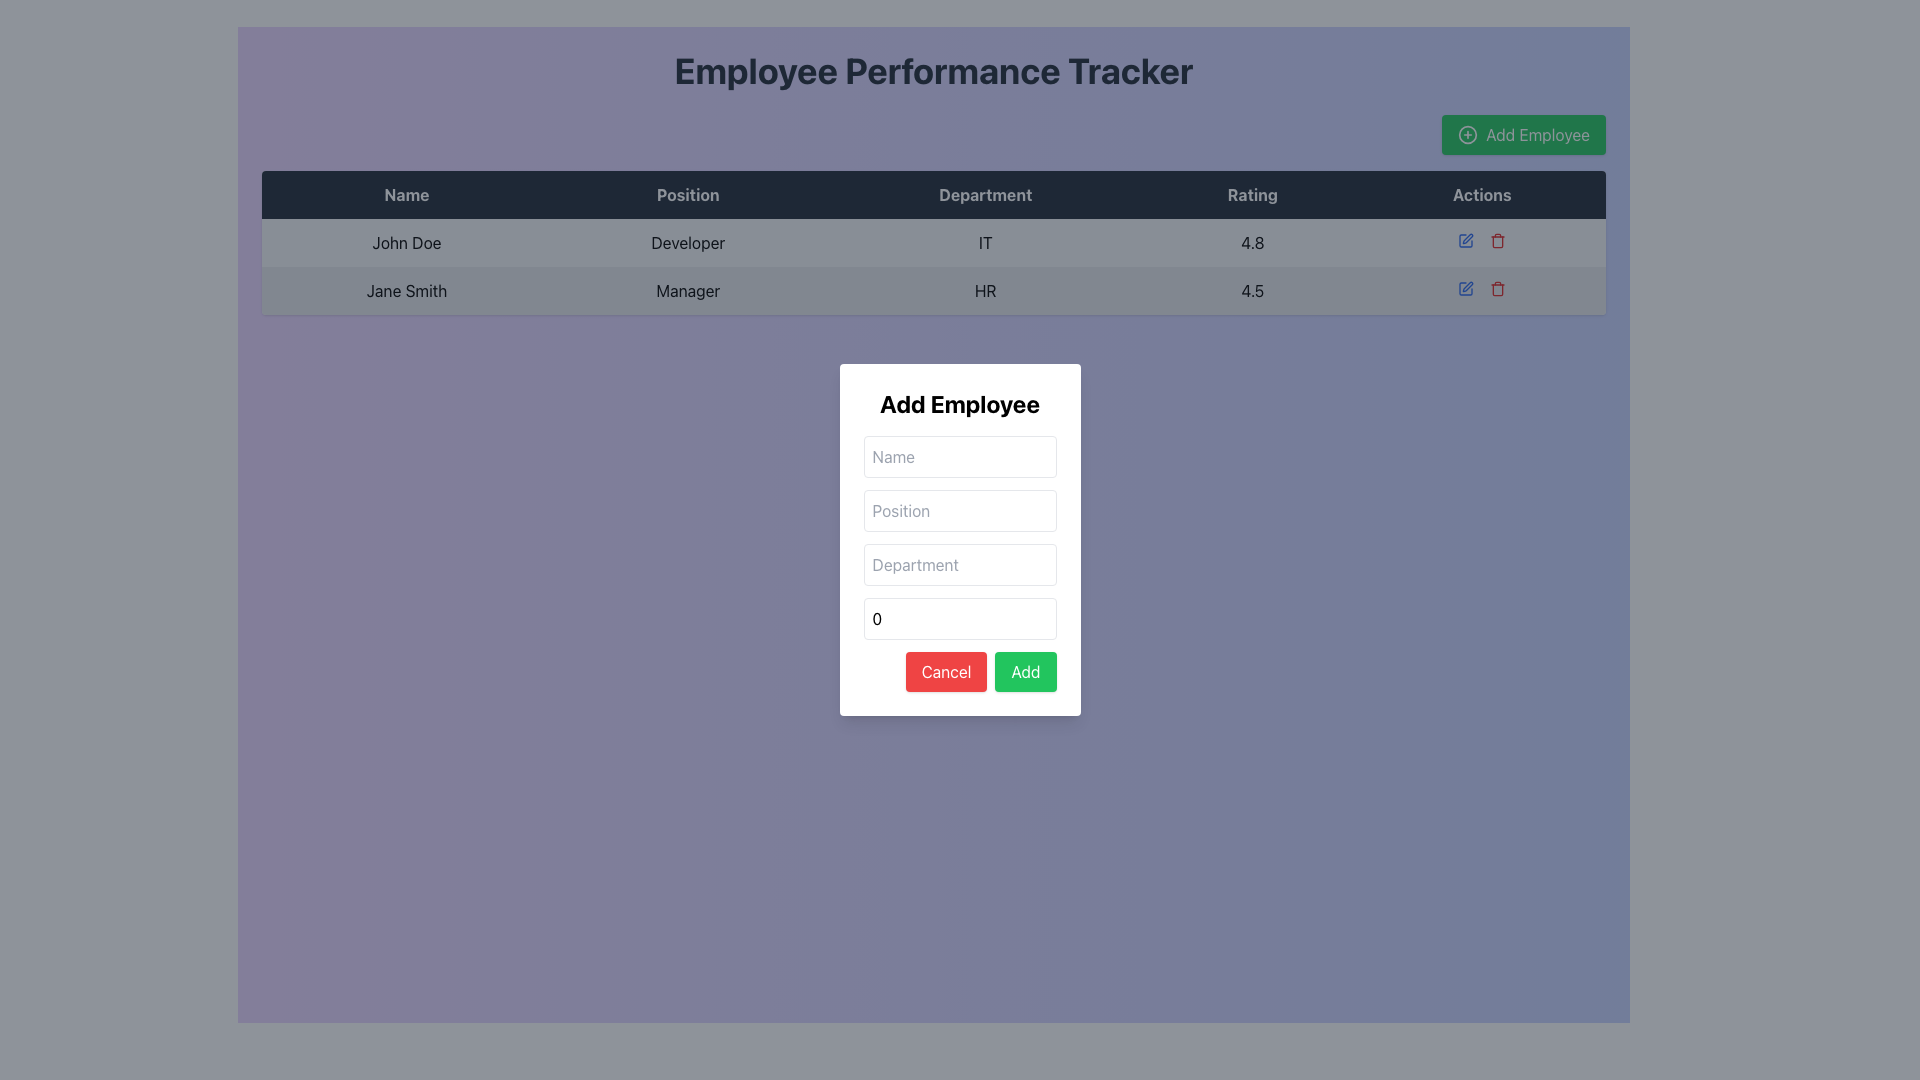 The image size is (1920, 1080). I want to click on the second row of the tabular format containing the details 'Jane Smith', 'Manager', 'HR', and '4.5', so click(933, 290).